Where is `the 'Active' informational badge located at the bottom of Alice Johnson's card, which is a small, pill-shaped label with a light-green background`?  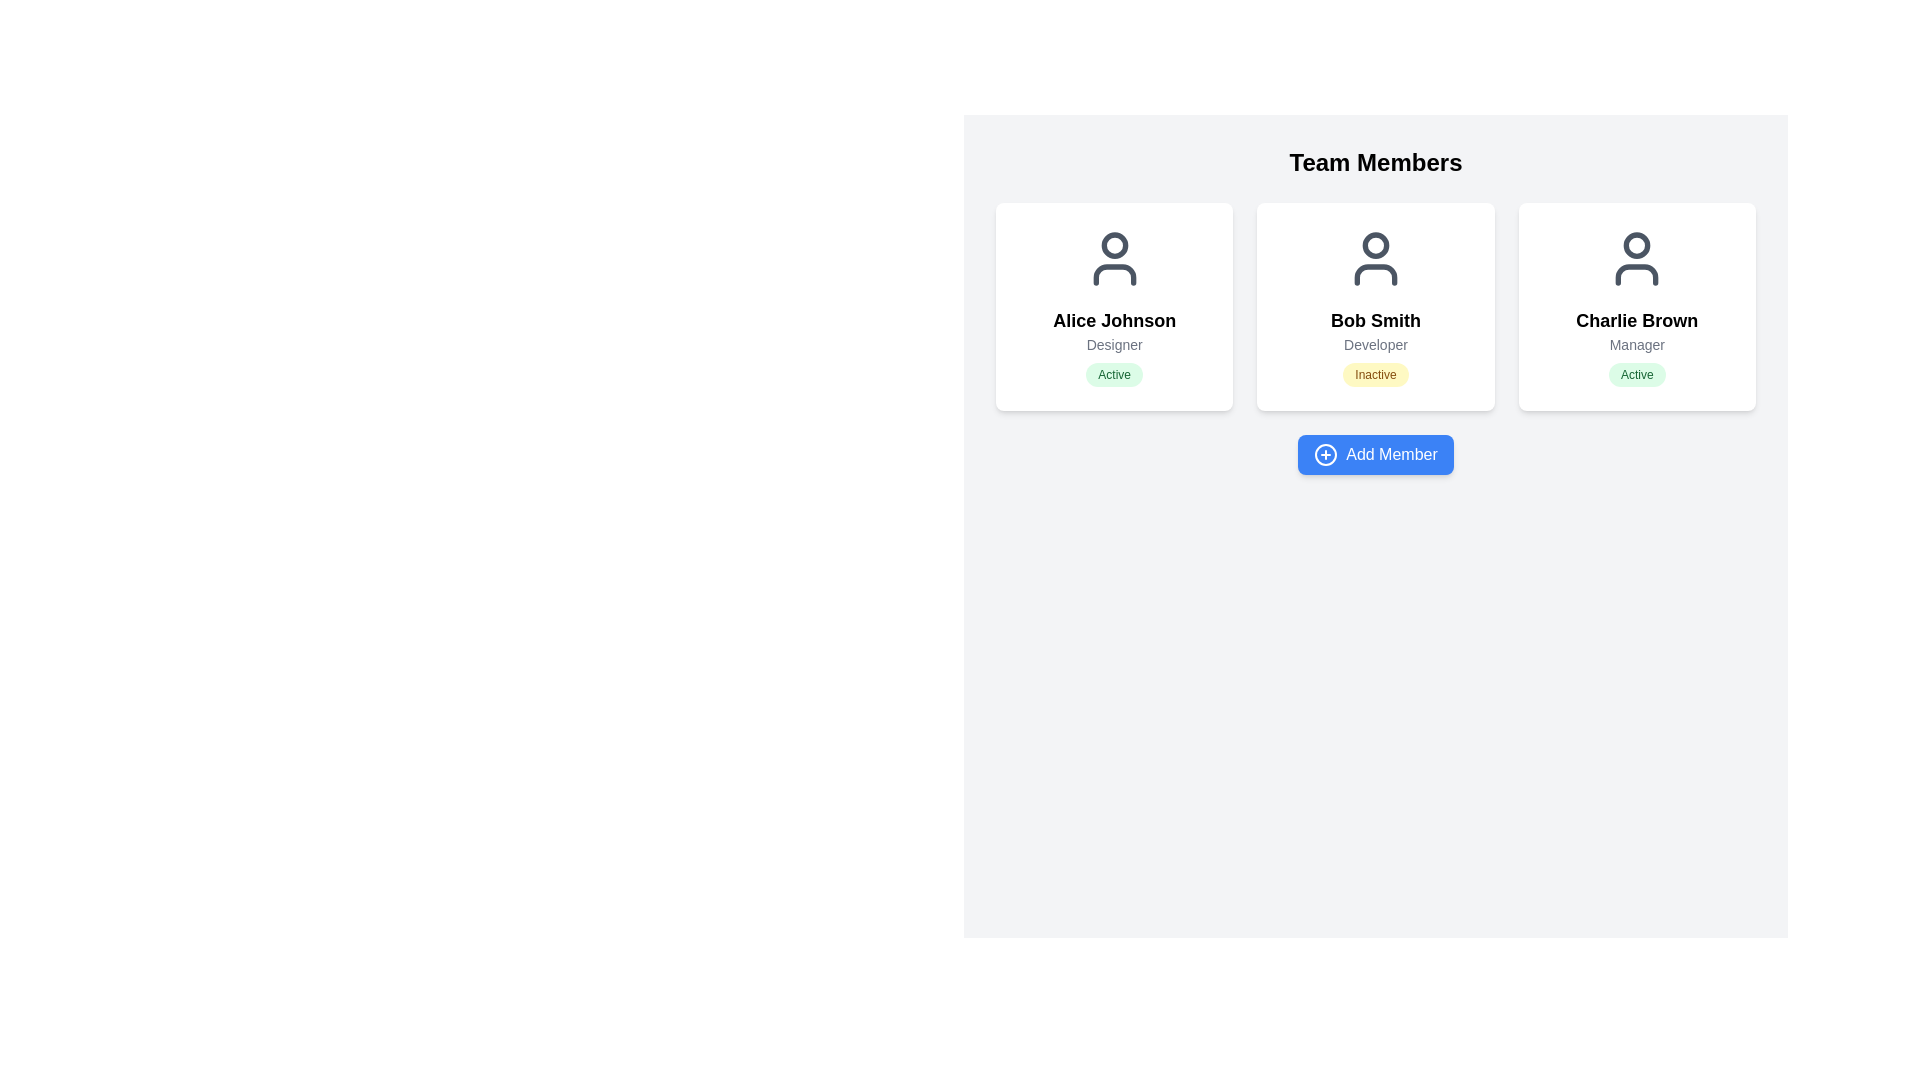 the 'Active' informational badge located at the bottom of Alice Johnson's card, which is a small, pill-shaped label with a light-green background is located at coordinates (1113, 374).